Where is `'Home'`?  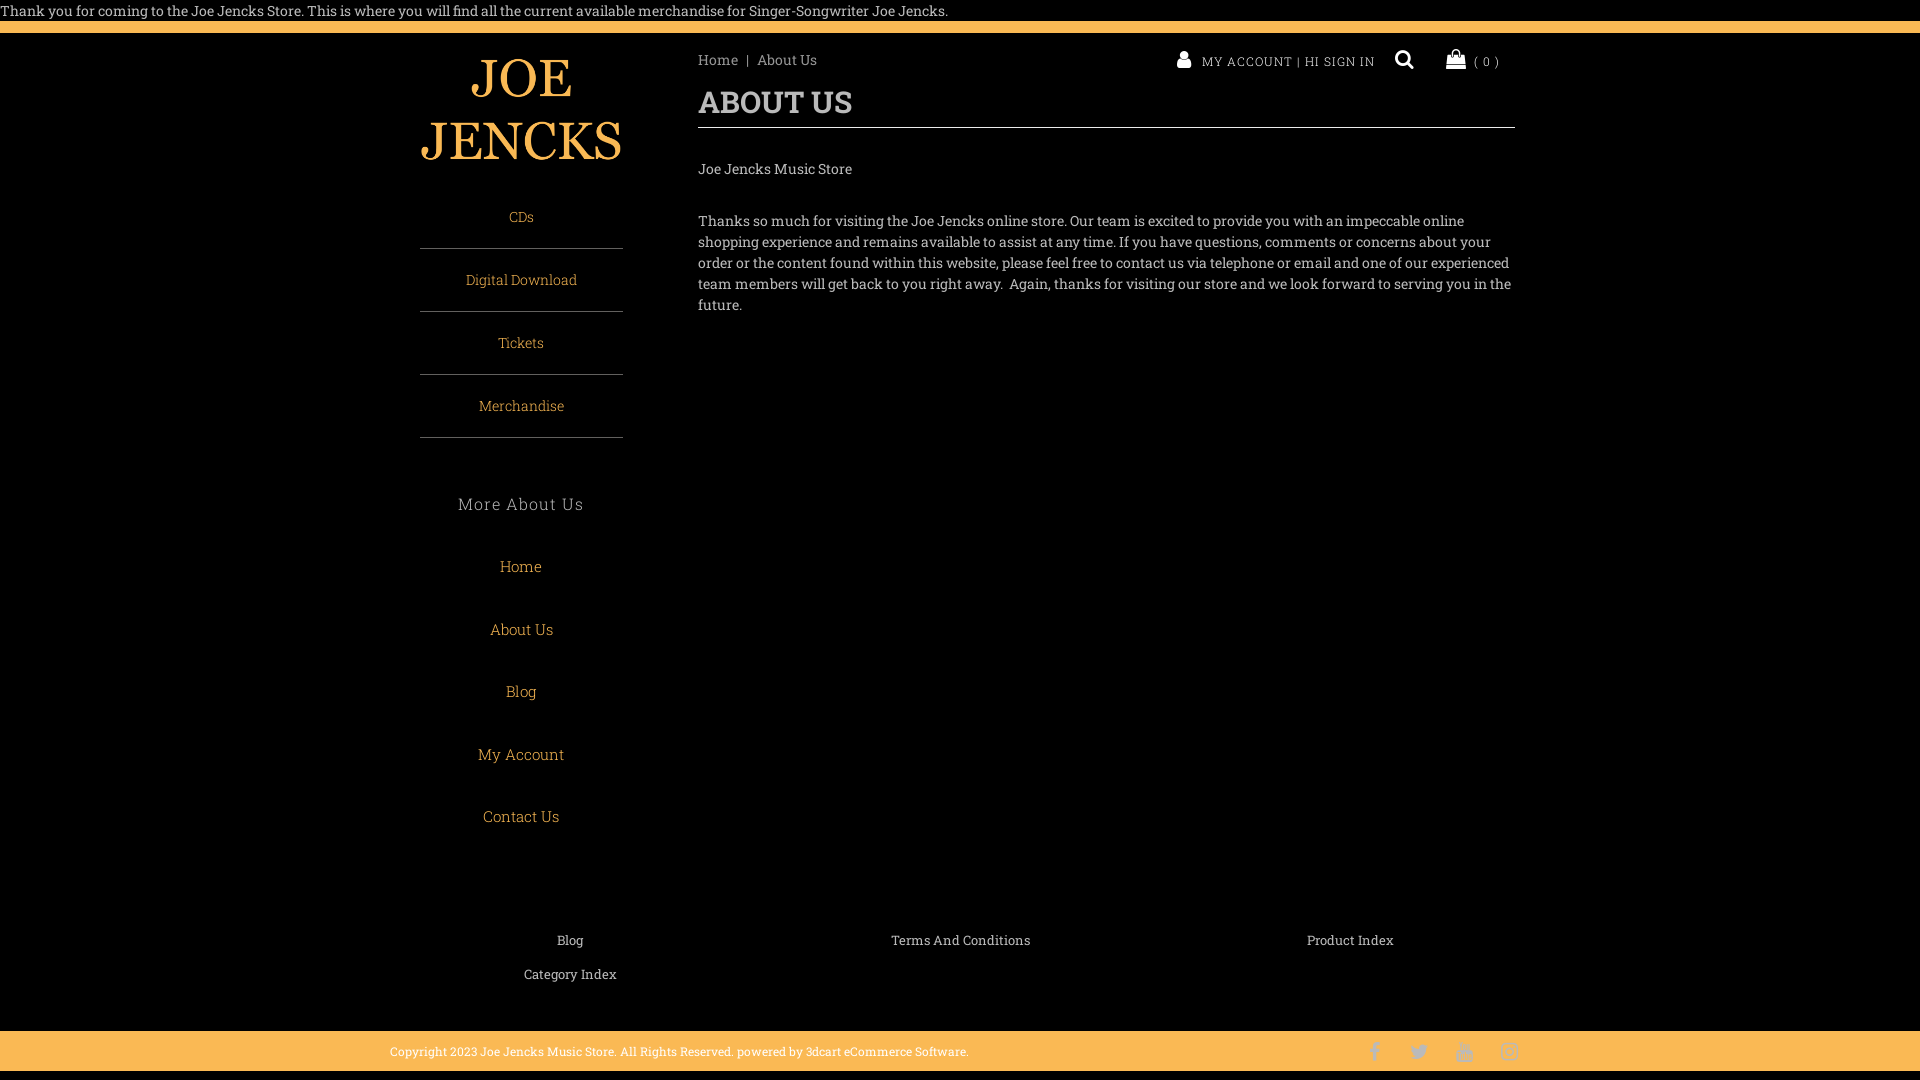
'Home' is located at coordinates (718, 58).